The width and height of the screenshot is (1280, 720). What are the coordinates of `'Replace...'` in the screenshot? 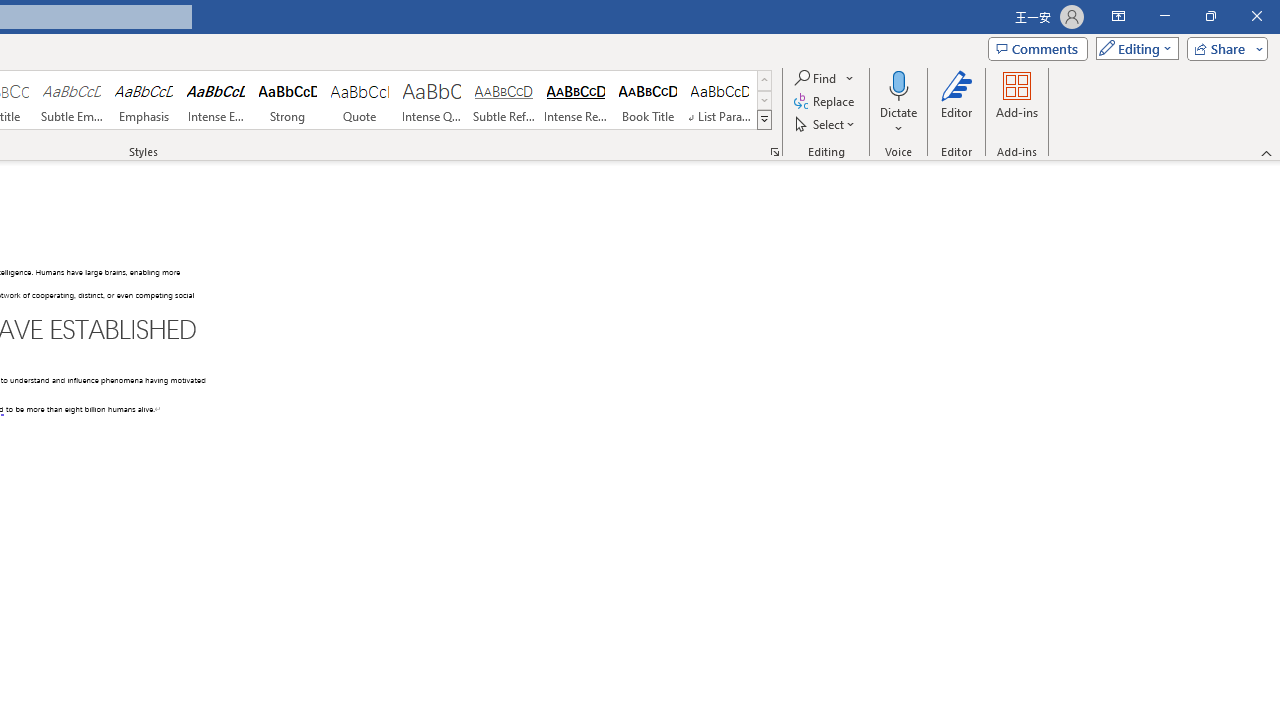 It's located at (826, 101).